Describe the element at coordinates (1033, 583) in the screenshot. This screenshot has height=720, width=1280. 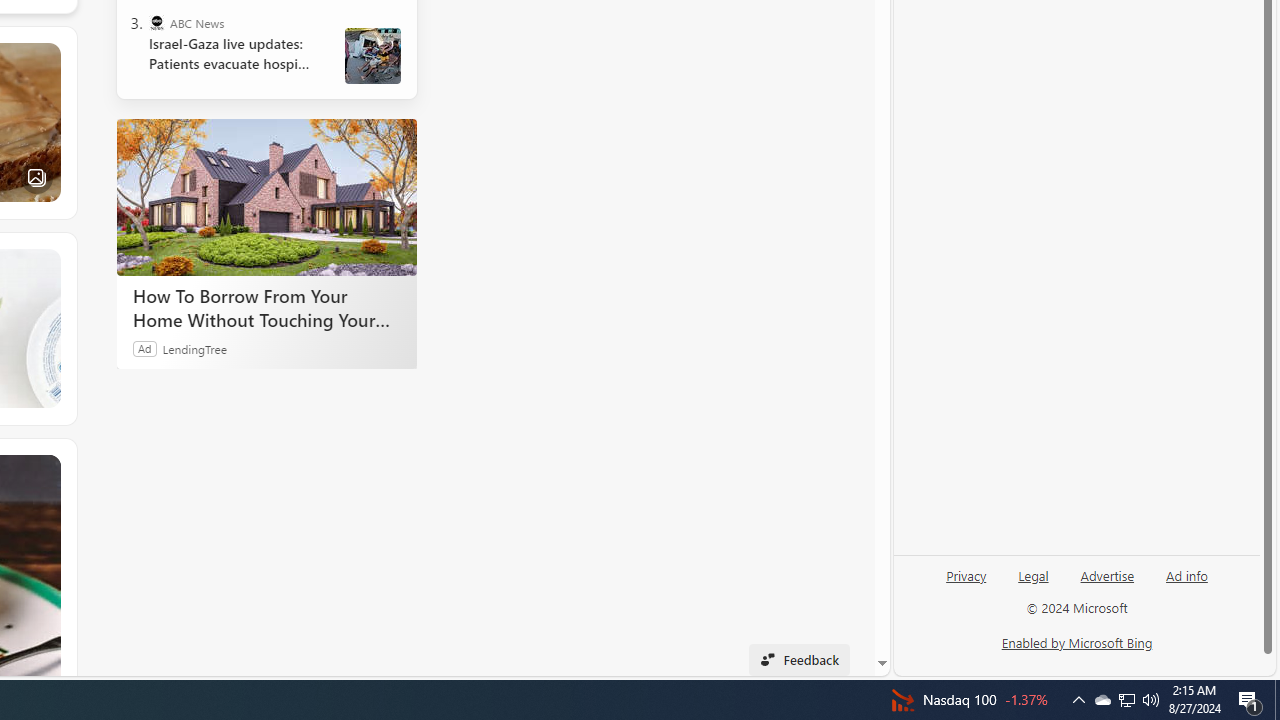
I see `'Legal'` at that location.